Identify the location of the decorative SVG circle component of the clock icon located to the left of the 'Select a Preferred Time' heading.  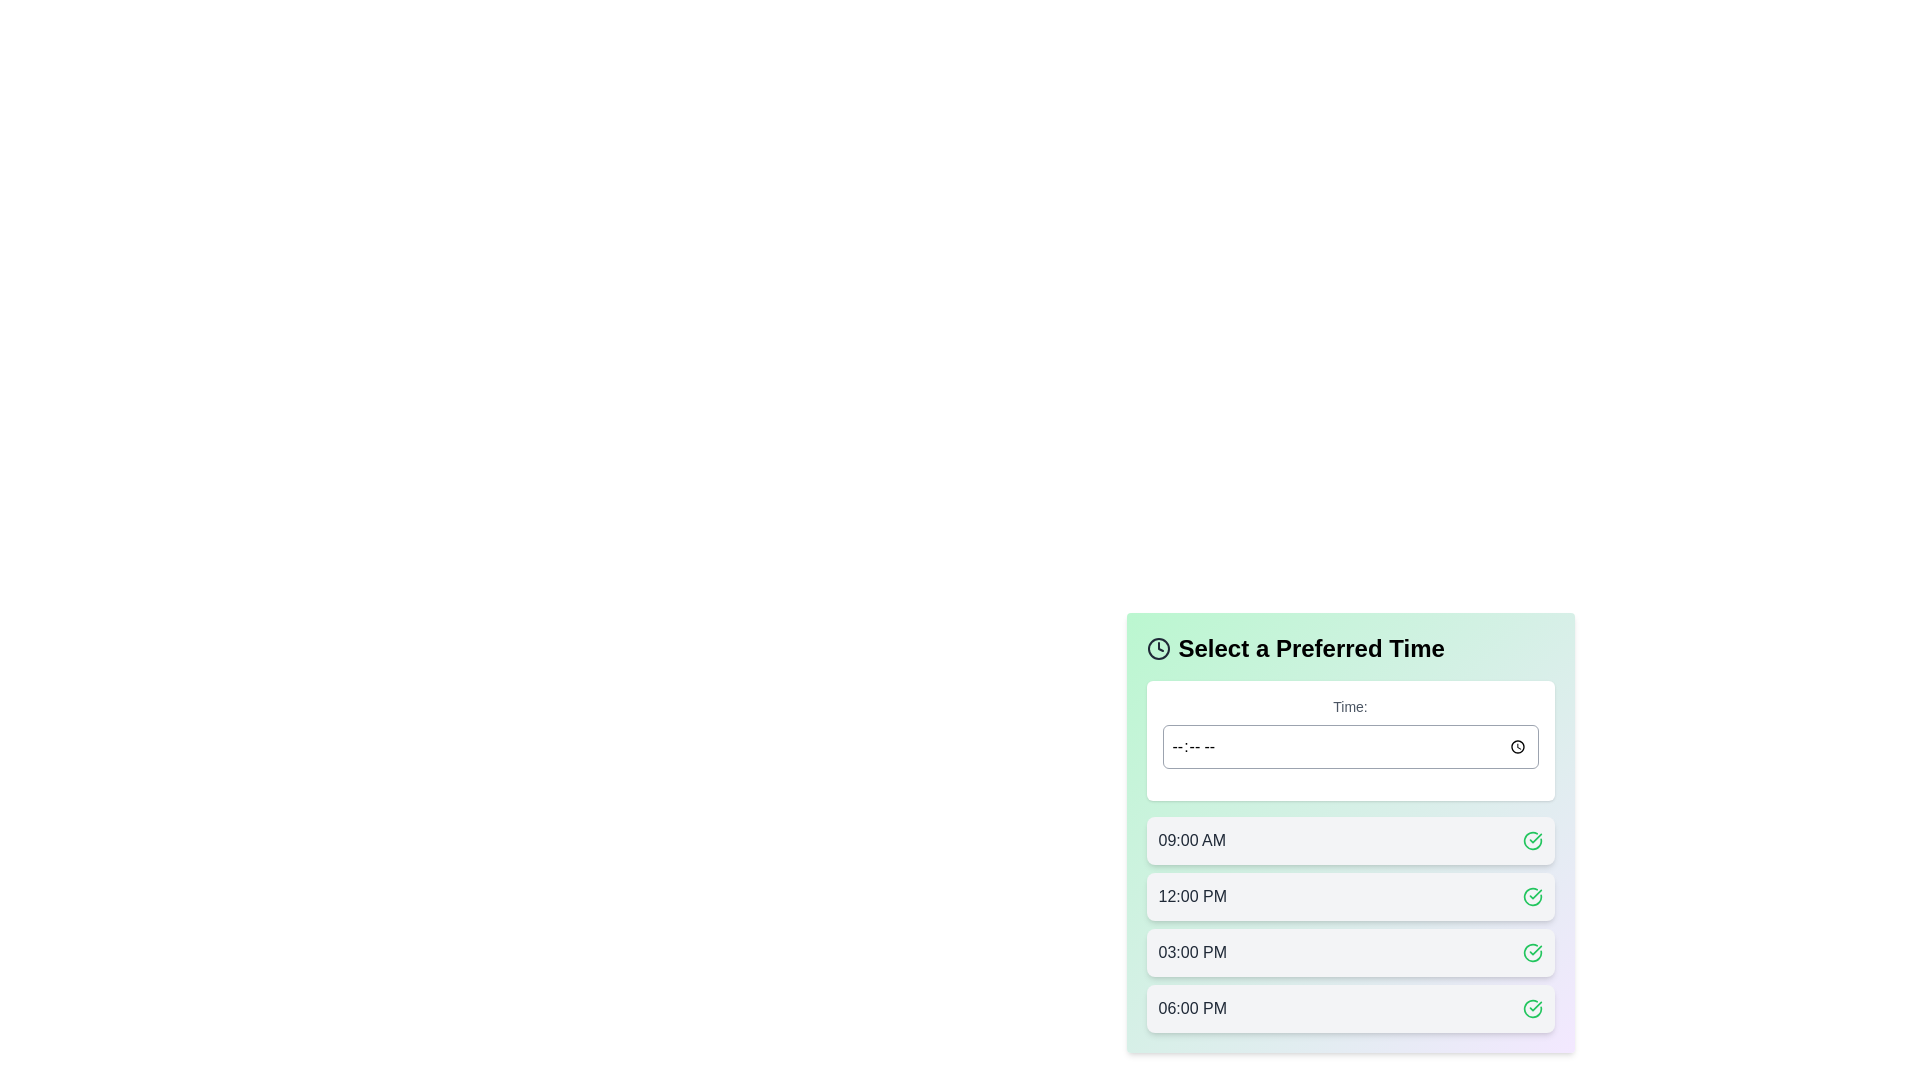
(1158, 648).